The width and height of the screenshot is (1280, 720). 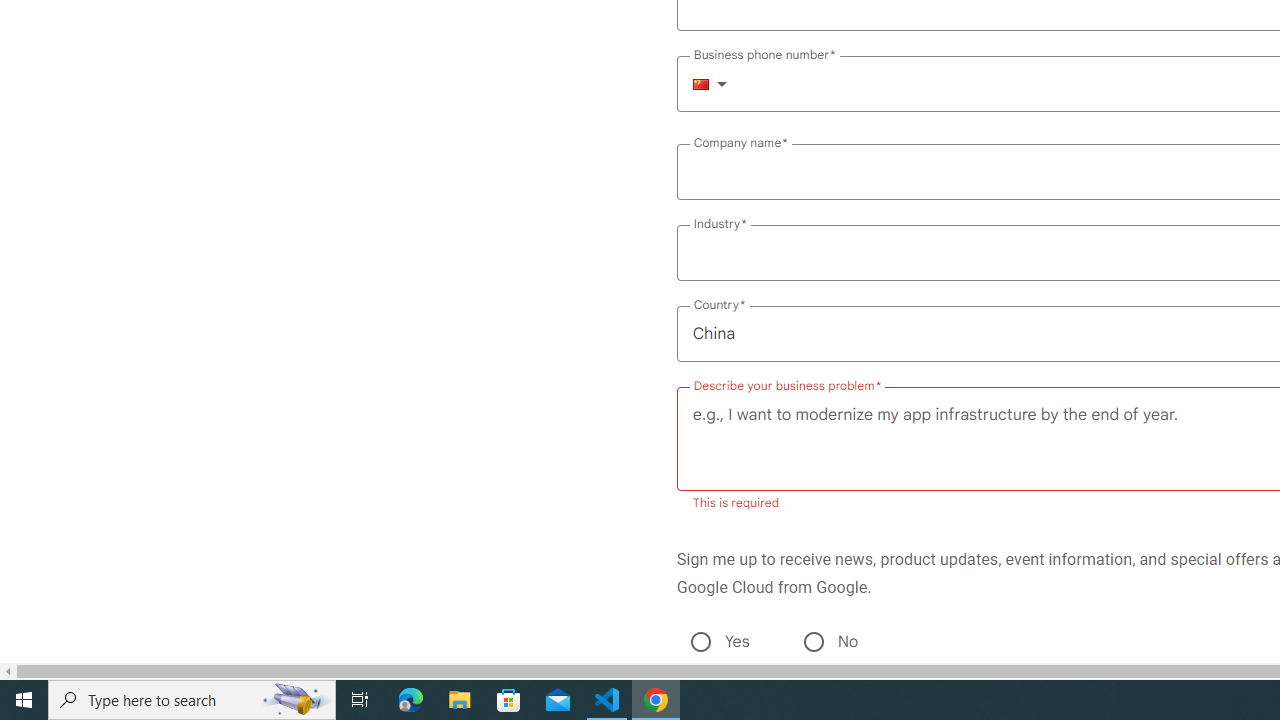 I want to click on 'Yes', so click(x=700, y=641).